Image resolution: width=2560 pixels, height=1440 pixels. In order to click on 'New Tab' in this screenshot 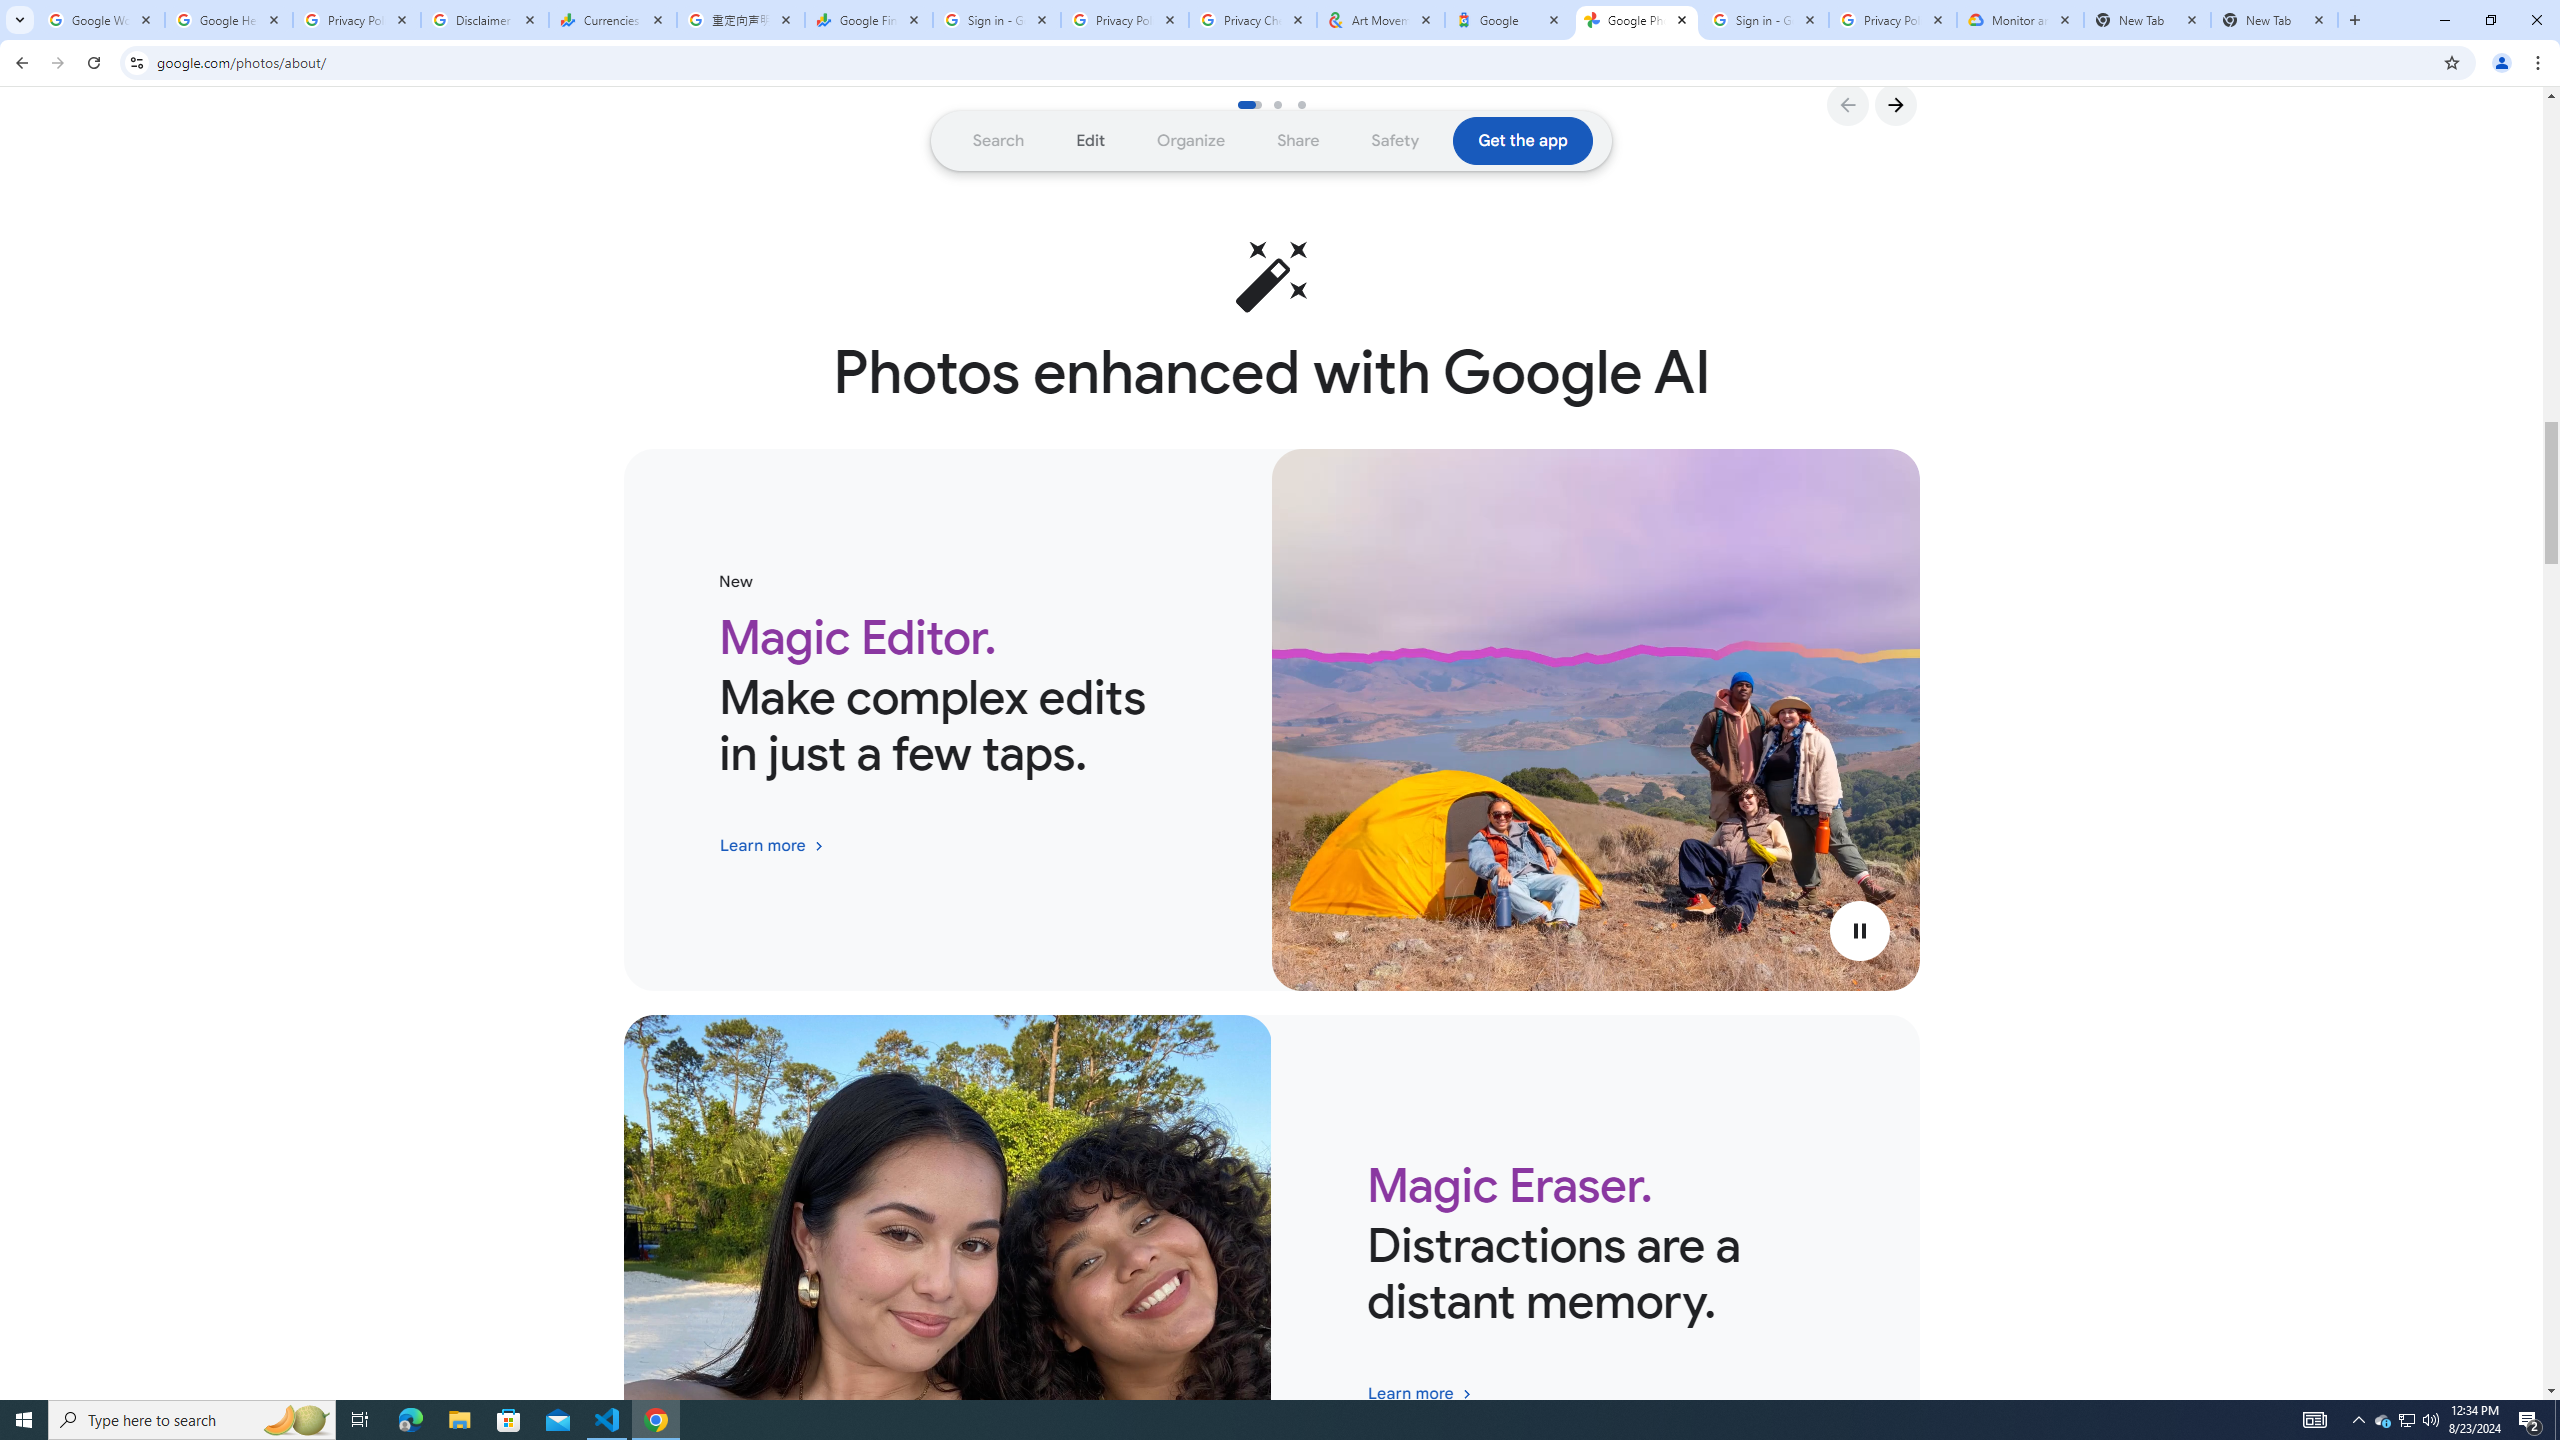, I will do `click(2147, 19)`.